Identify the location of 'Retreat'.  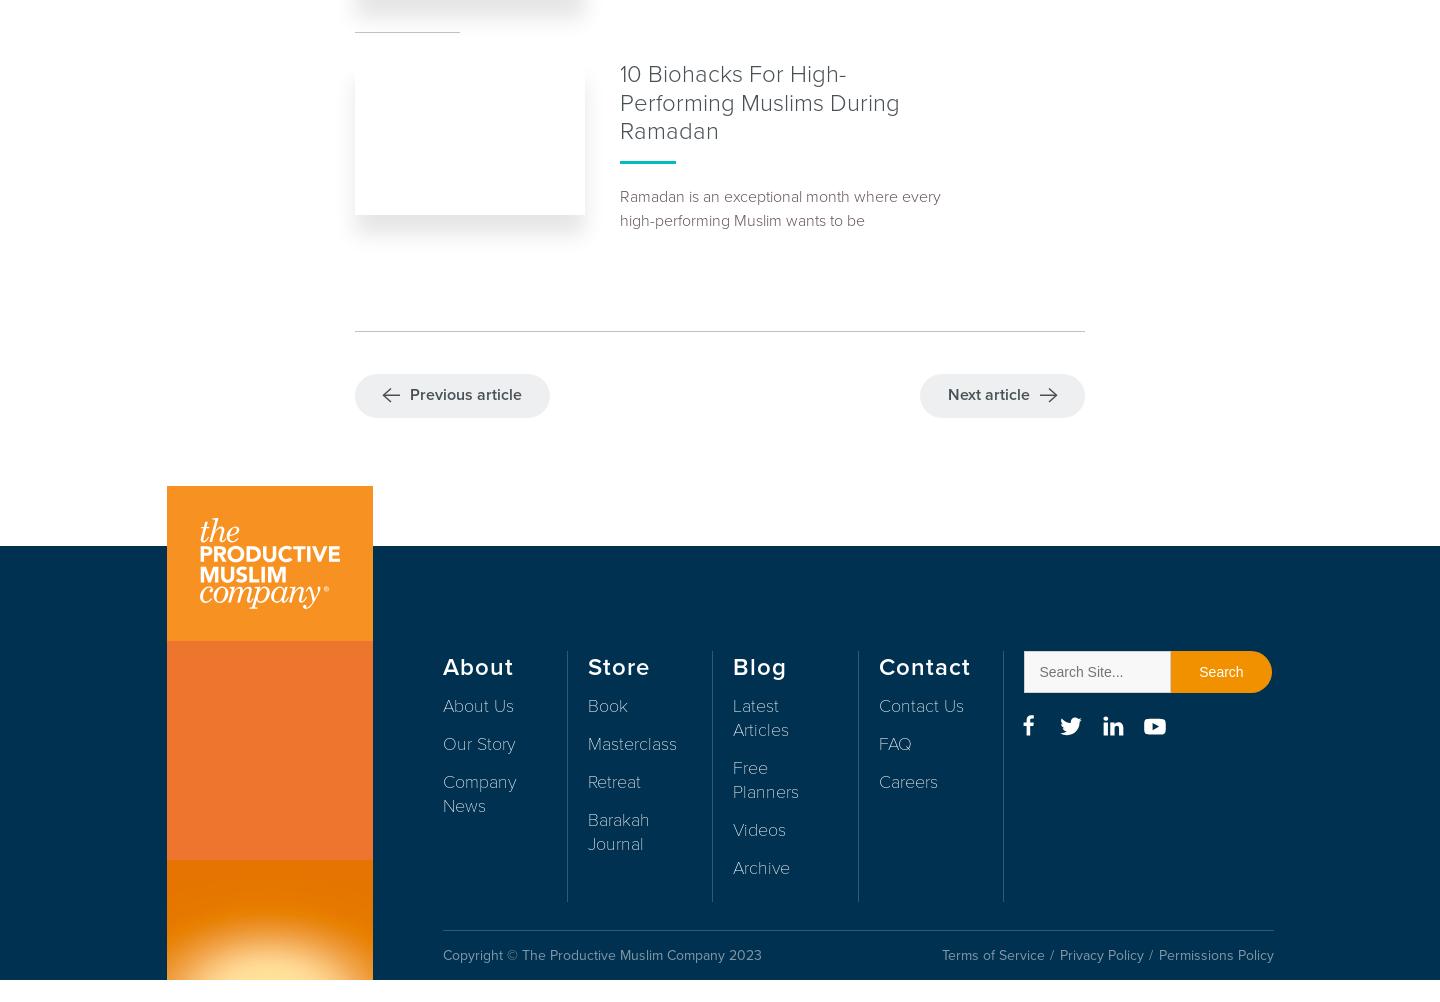
(612, 780).